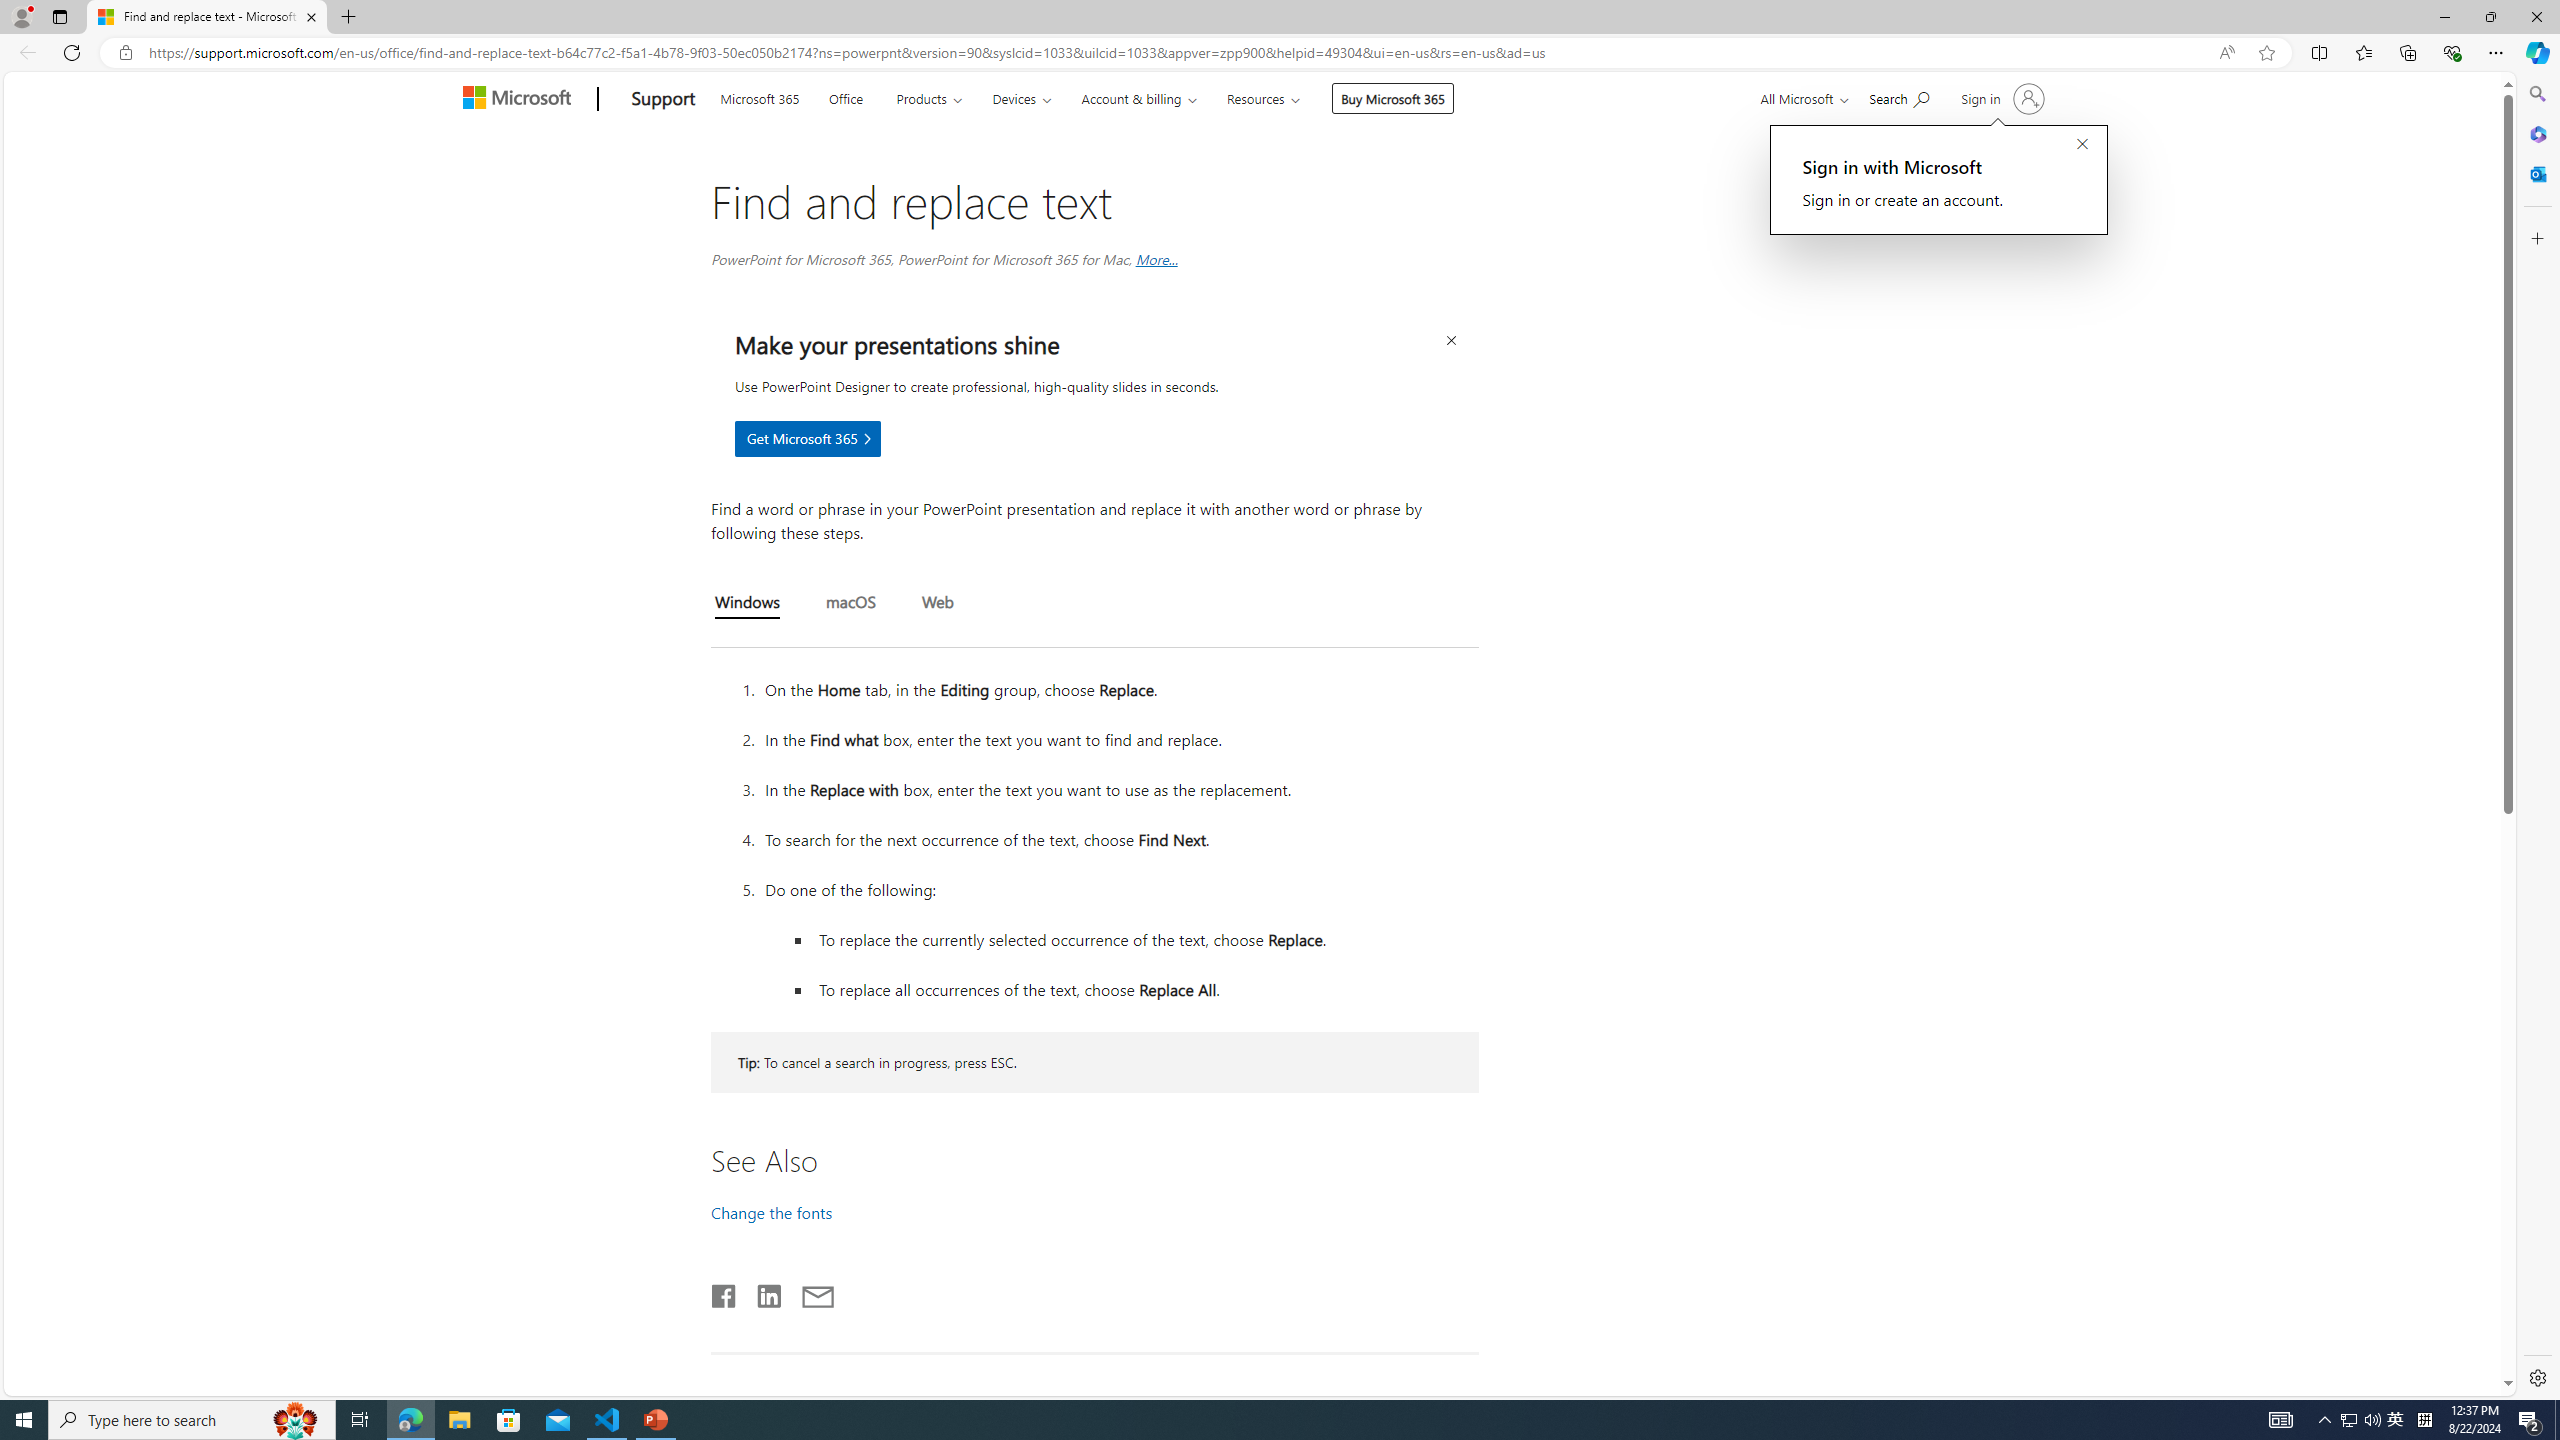  I want to click on 'Email', so click(816, 1292).